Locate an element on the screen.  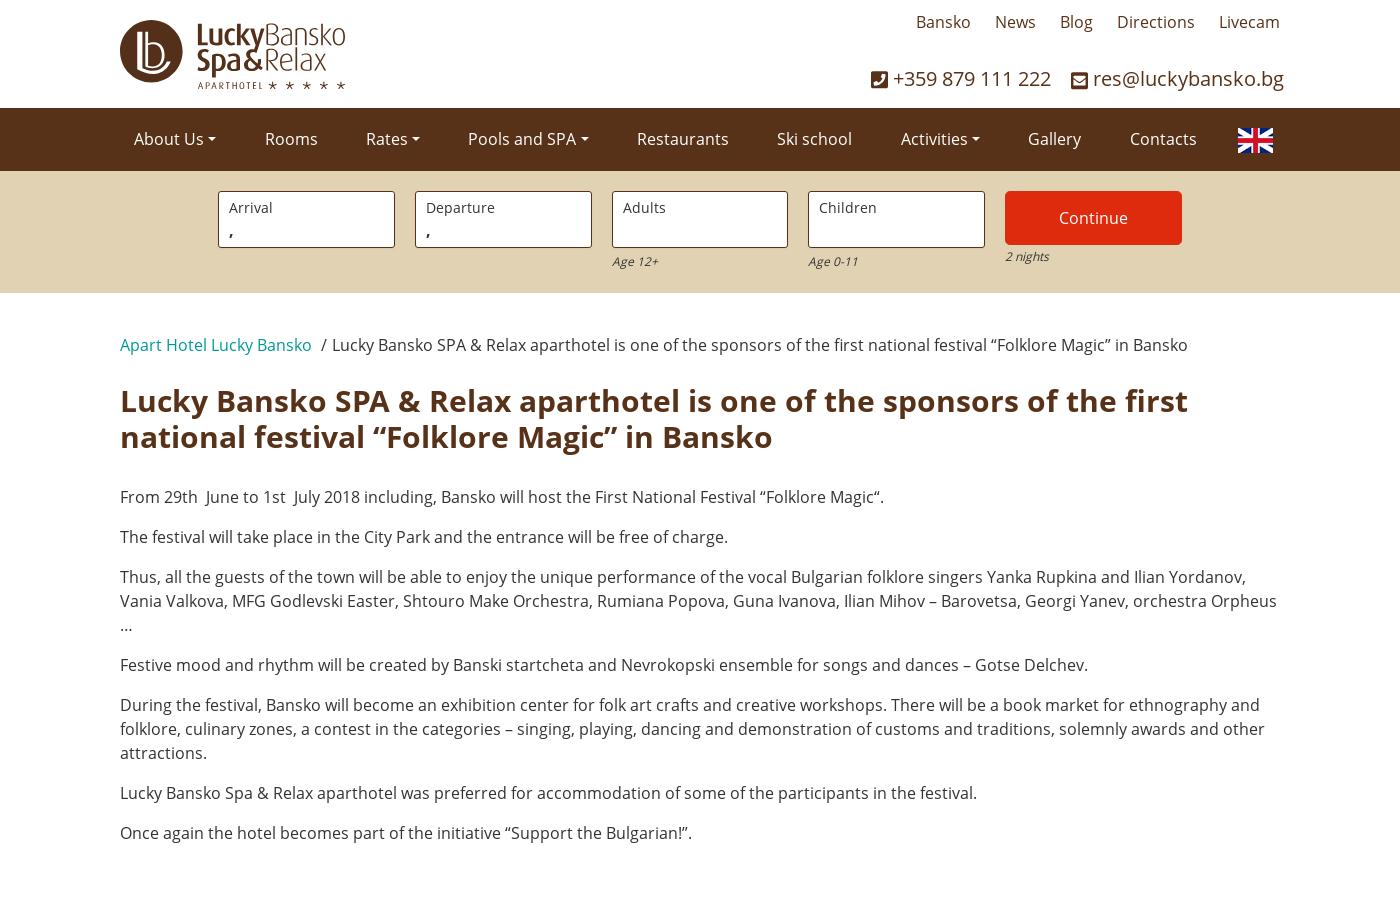
'Ski school' is located at coordinates (814, 138).